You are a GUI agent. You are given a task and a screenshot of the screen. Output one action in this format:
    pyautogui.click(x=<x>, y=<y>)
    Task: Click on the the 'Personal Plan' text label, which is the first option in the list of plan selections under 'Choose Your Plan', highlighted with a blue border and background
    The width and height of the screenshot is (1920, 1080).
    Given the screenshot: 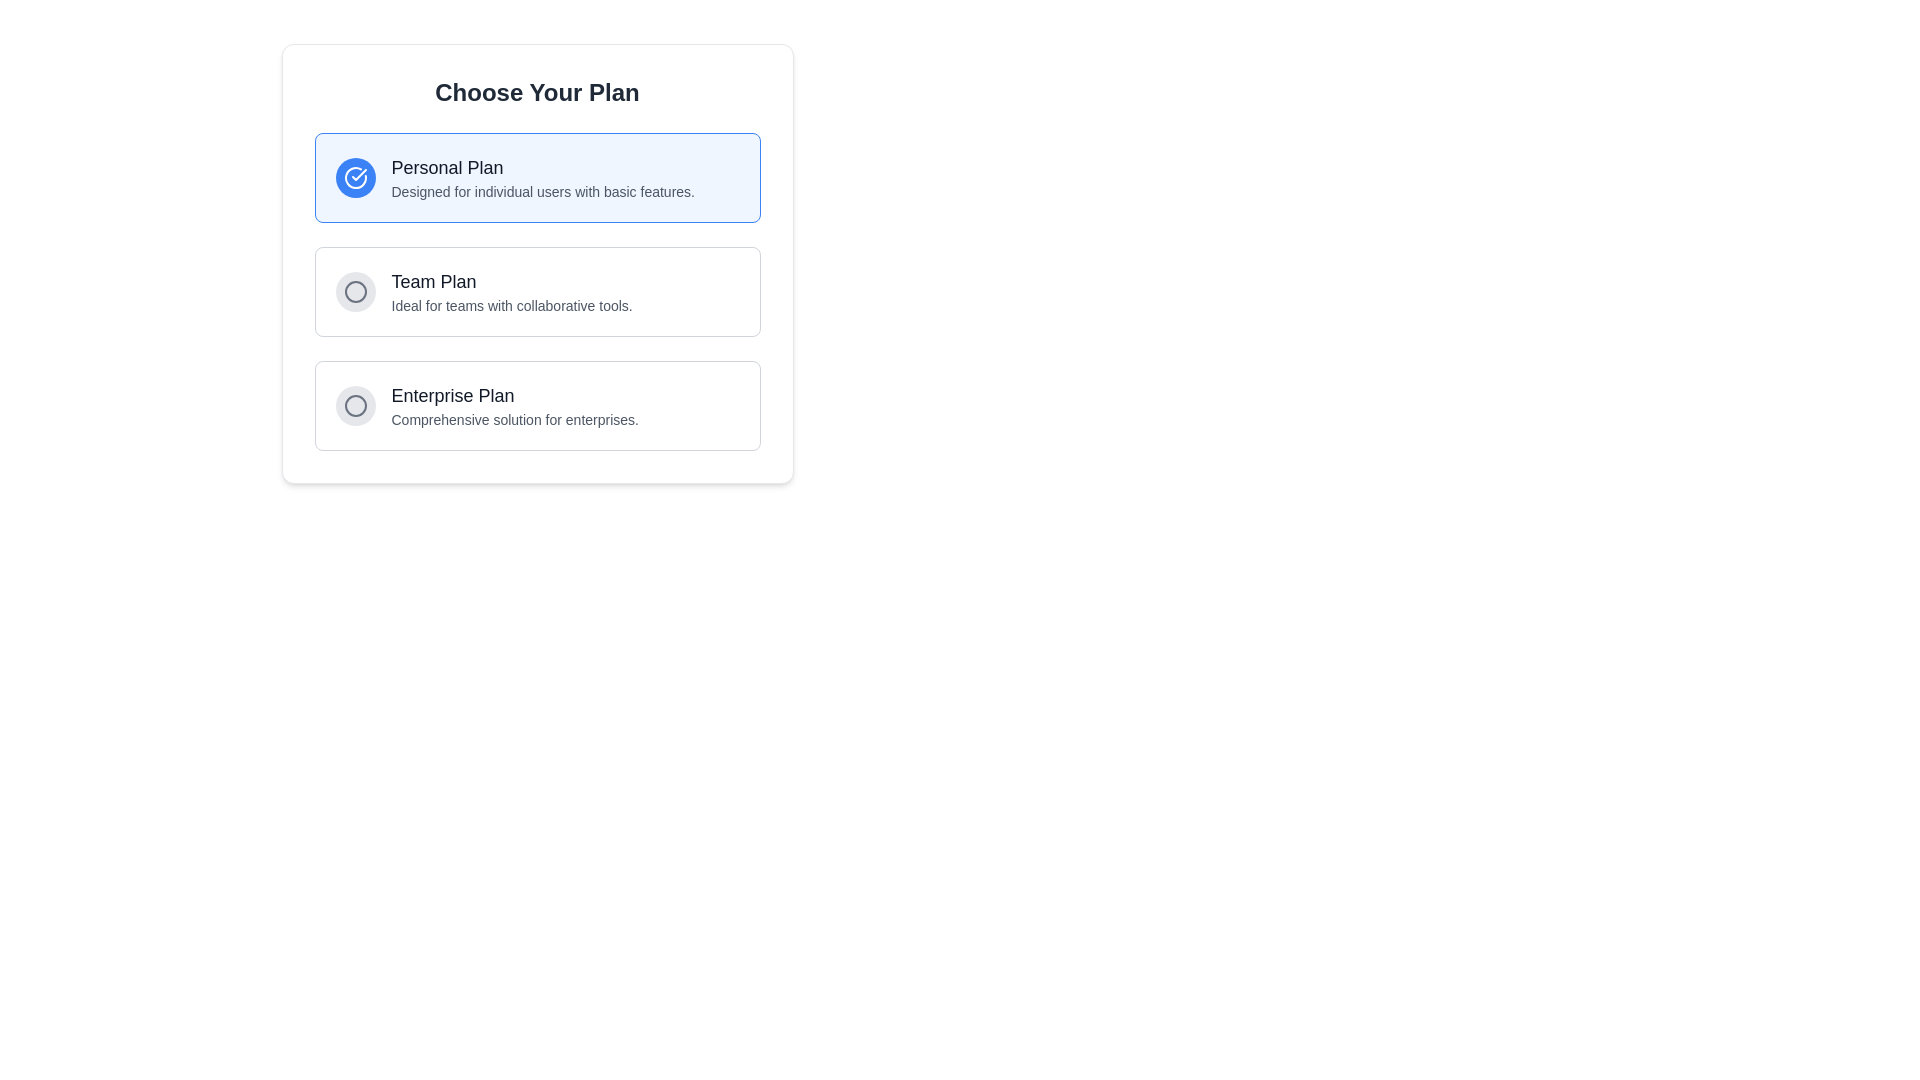 What is the action you would take?
    pyautogui.click(x=543, y=176)
    